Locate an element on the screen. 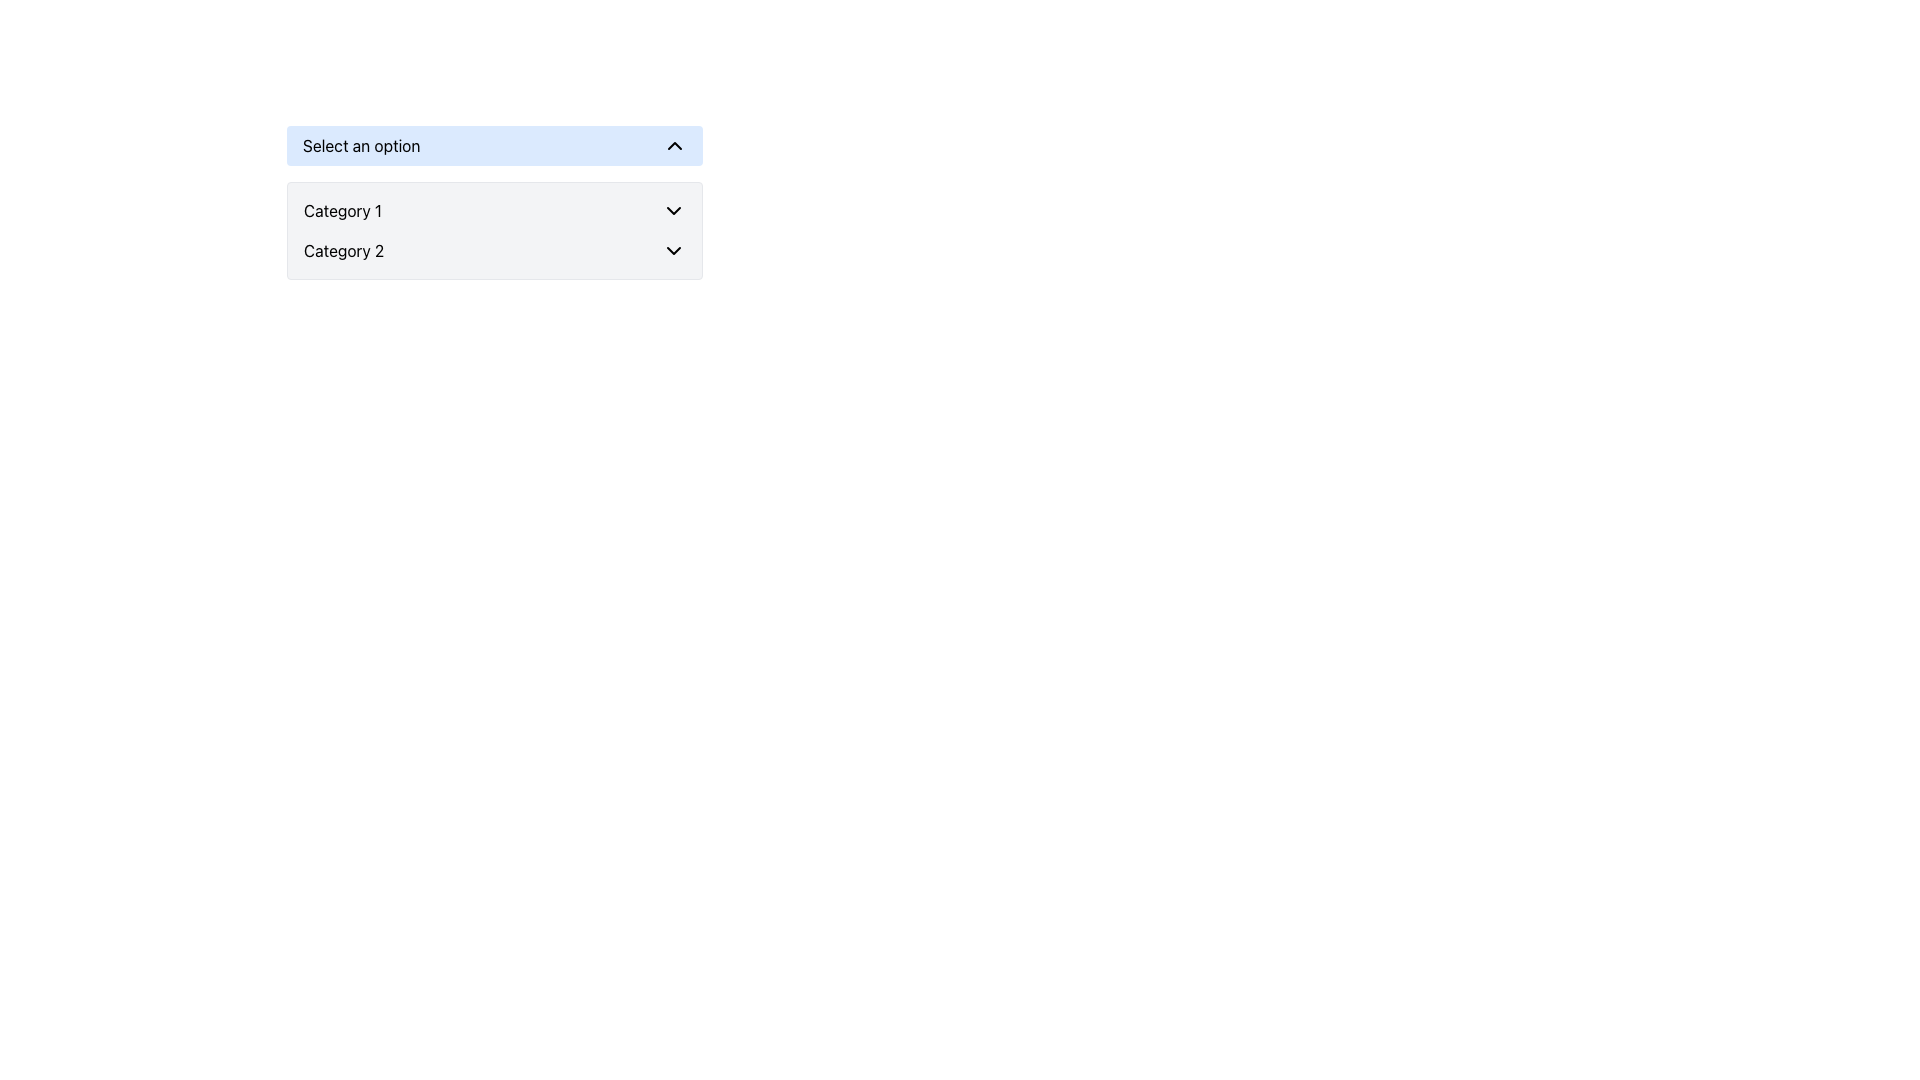 The height and width of the screenshot is (1080, 1920). the non-interactive text label indicating the second category within the dropdown menu, located directly below the 'Category 1' label is located at coordinates (344, 249).